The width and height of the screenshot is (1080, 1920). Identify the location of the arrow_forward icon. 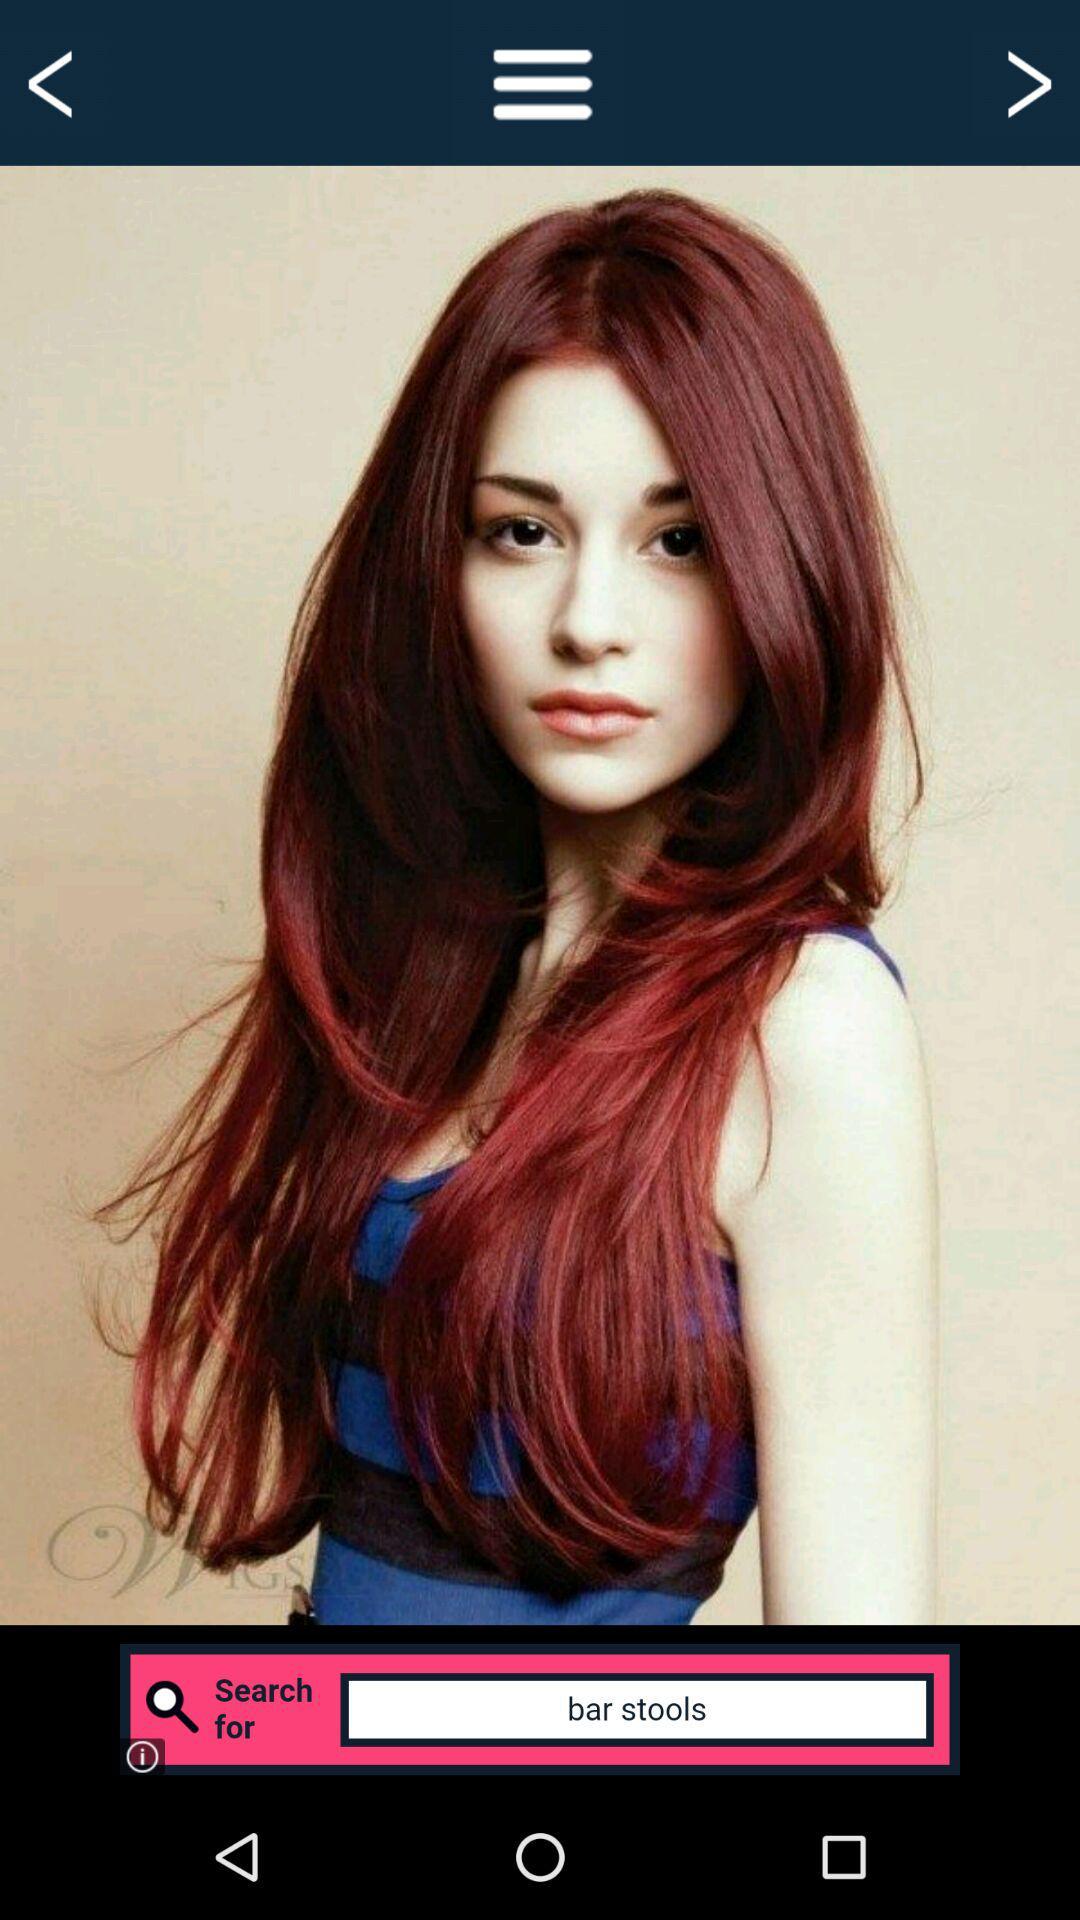
(1026, 87).